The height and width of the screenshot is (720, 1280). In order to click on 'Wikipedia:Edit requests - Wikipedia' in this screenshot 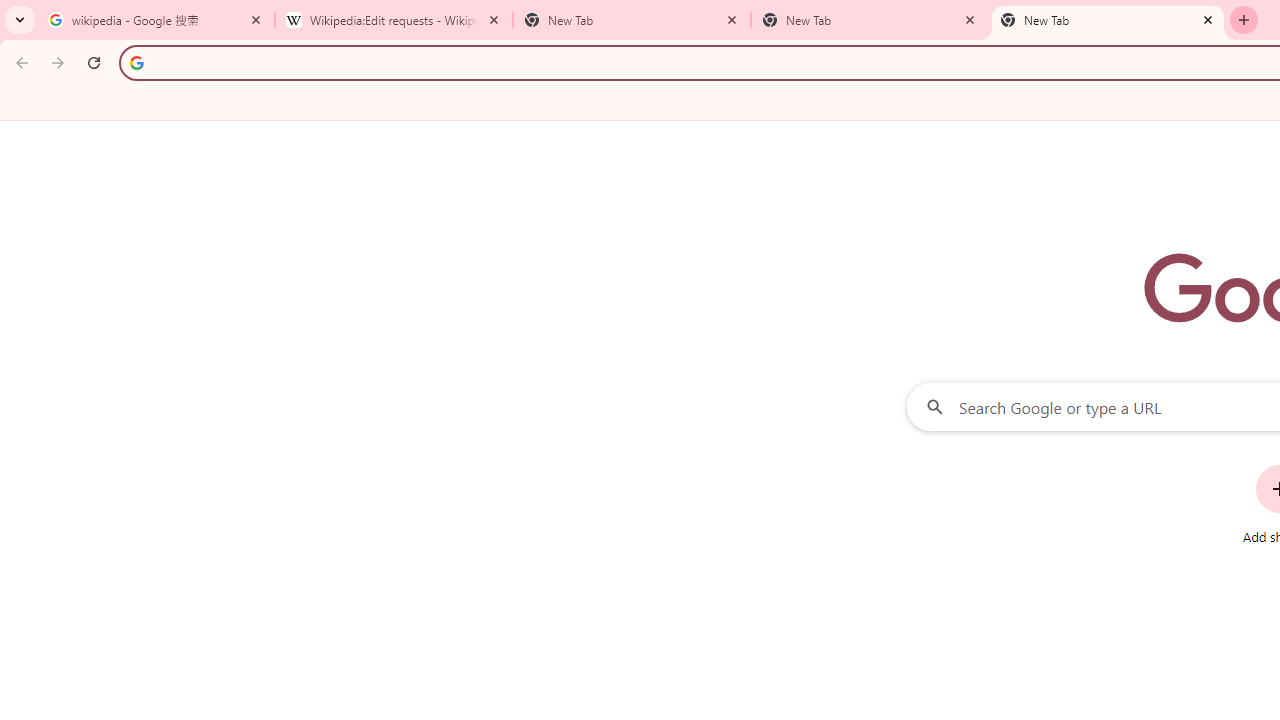, I will do `click(394, 20)`.